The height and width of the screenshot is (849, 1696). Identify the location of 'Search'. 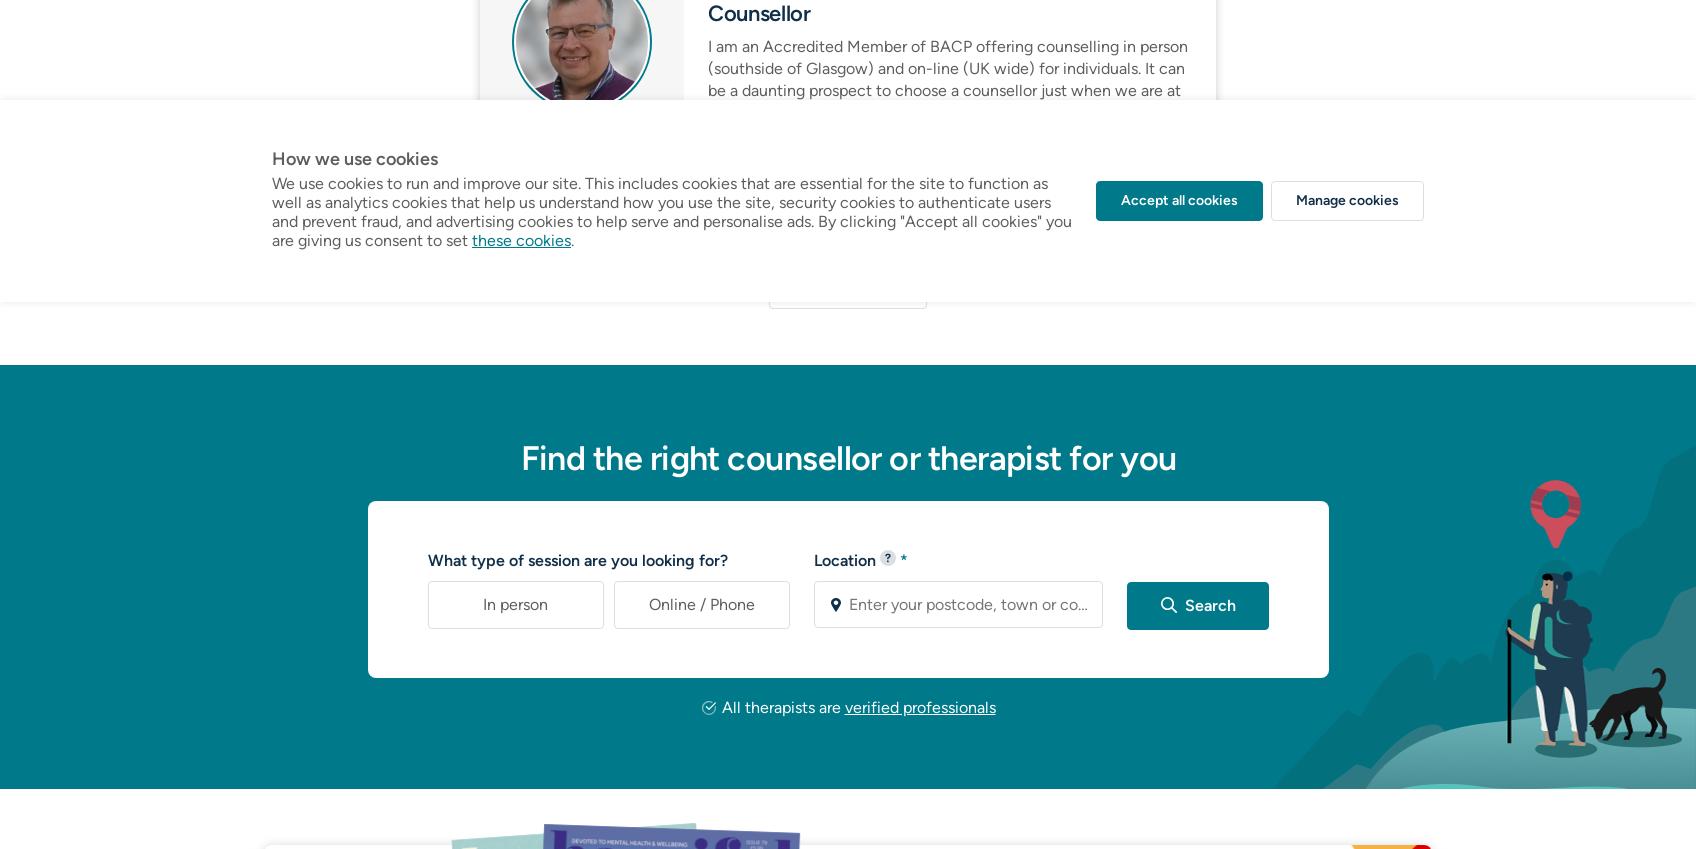
(1206, 604).